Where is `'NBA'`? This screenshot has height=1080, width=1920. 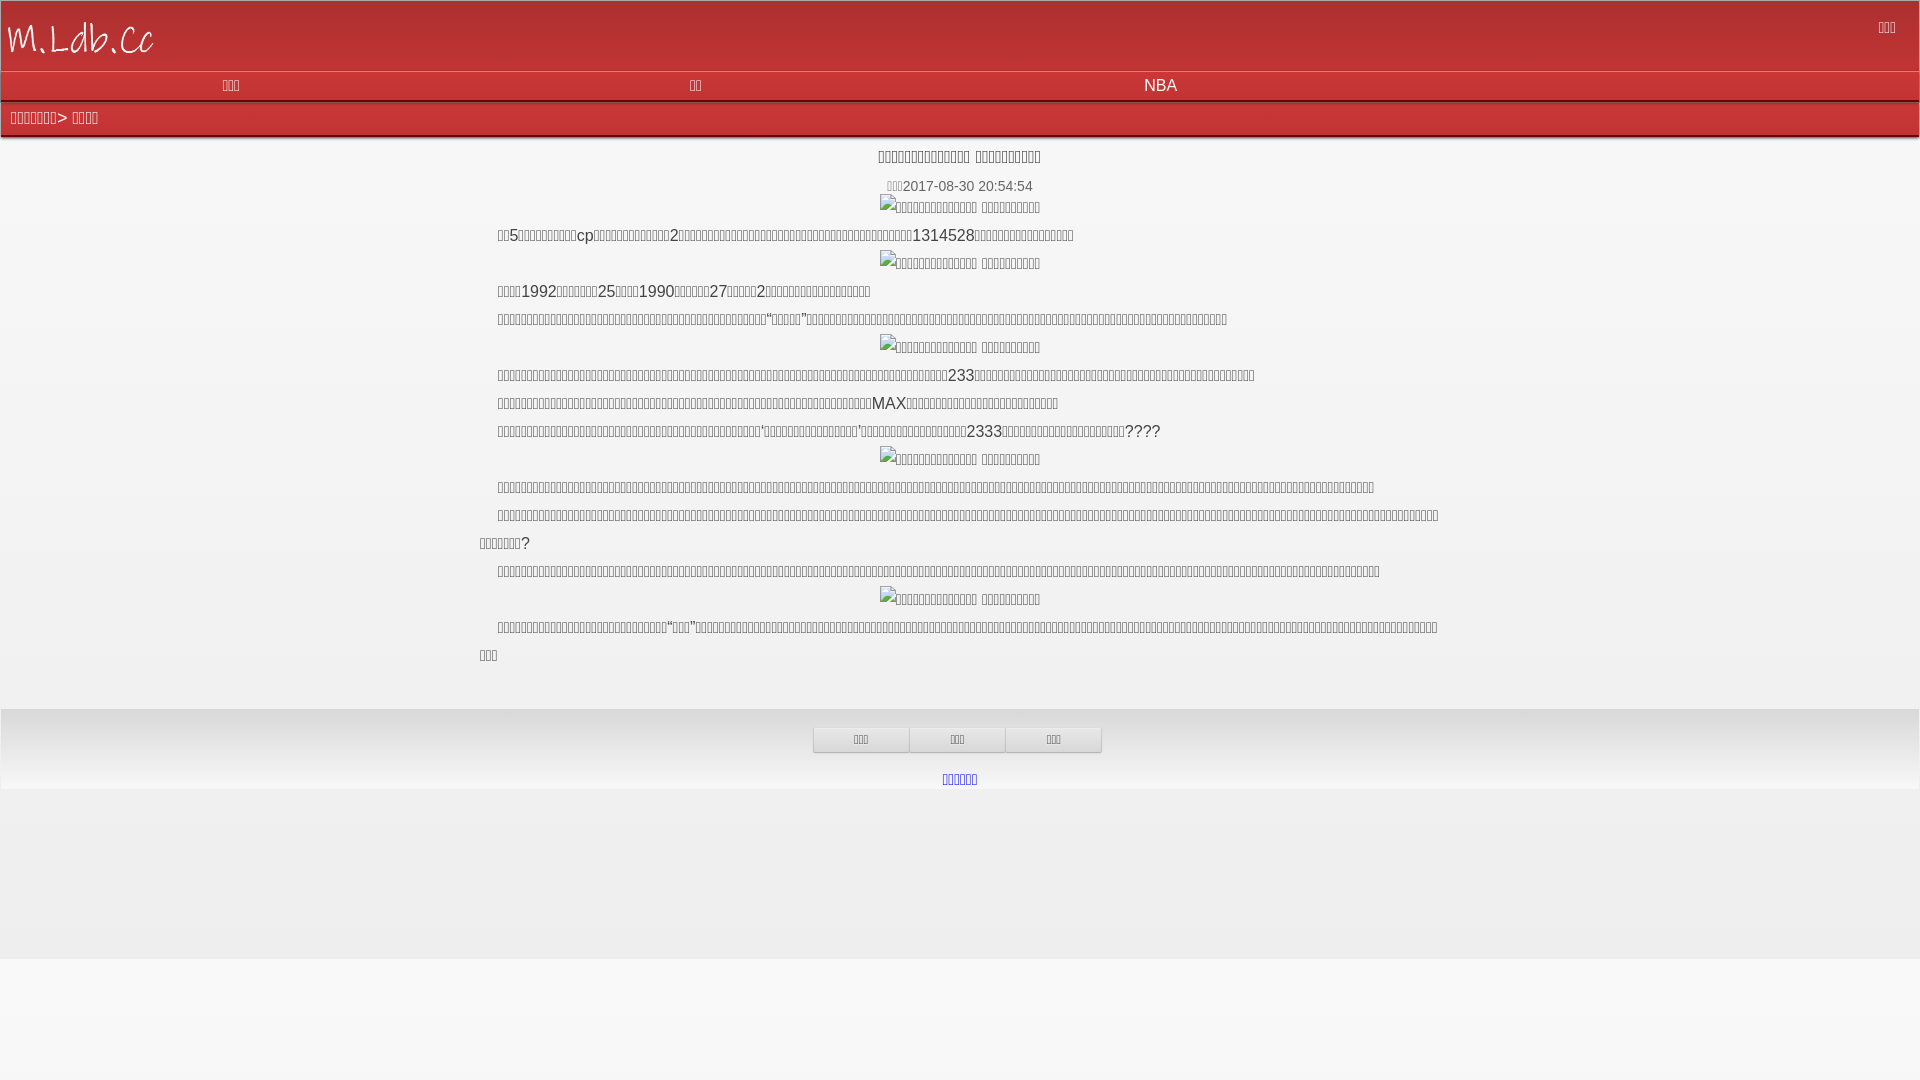
'NBA' is located at coordinates (1161, 84).